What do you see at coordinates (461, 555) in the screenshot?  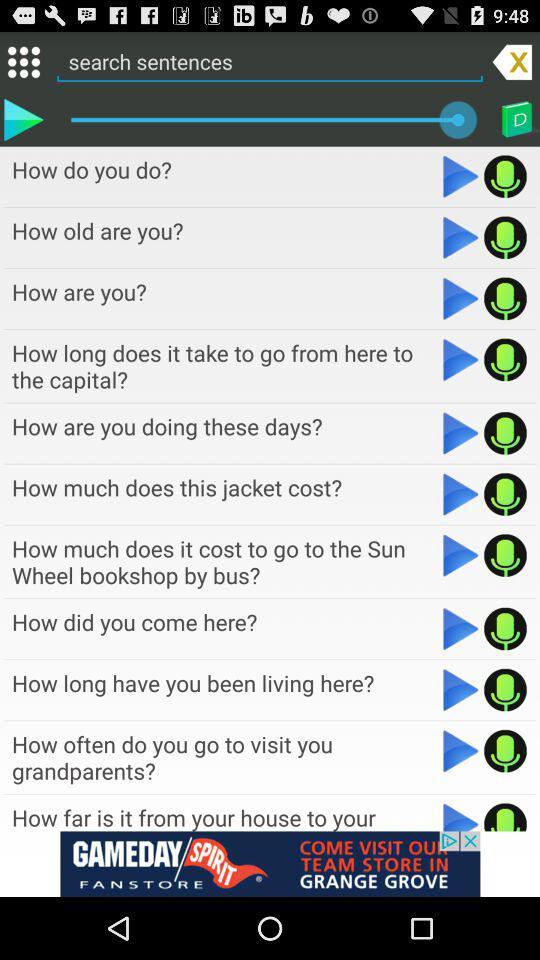 I see `option` at bounding box center [461, 555].